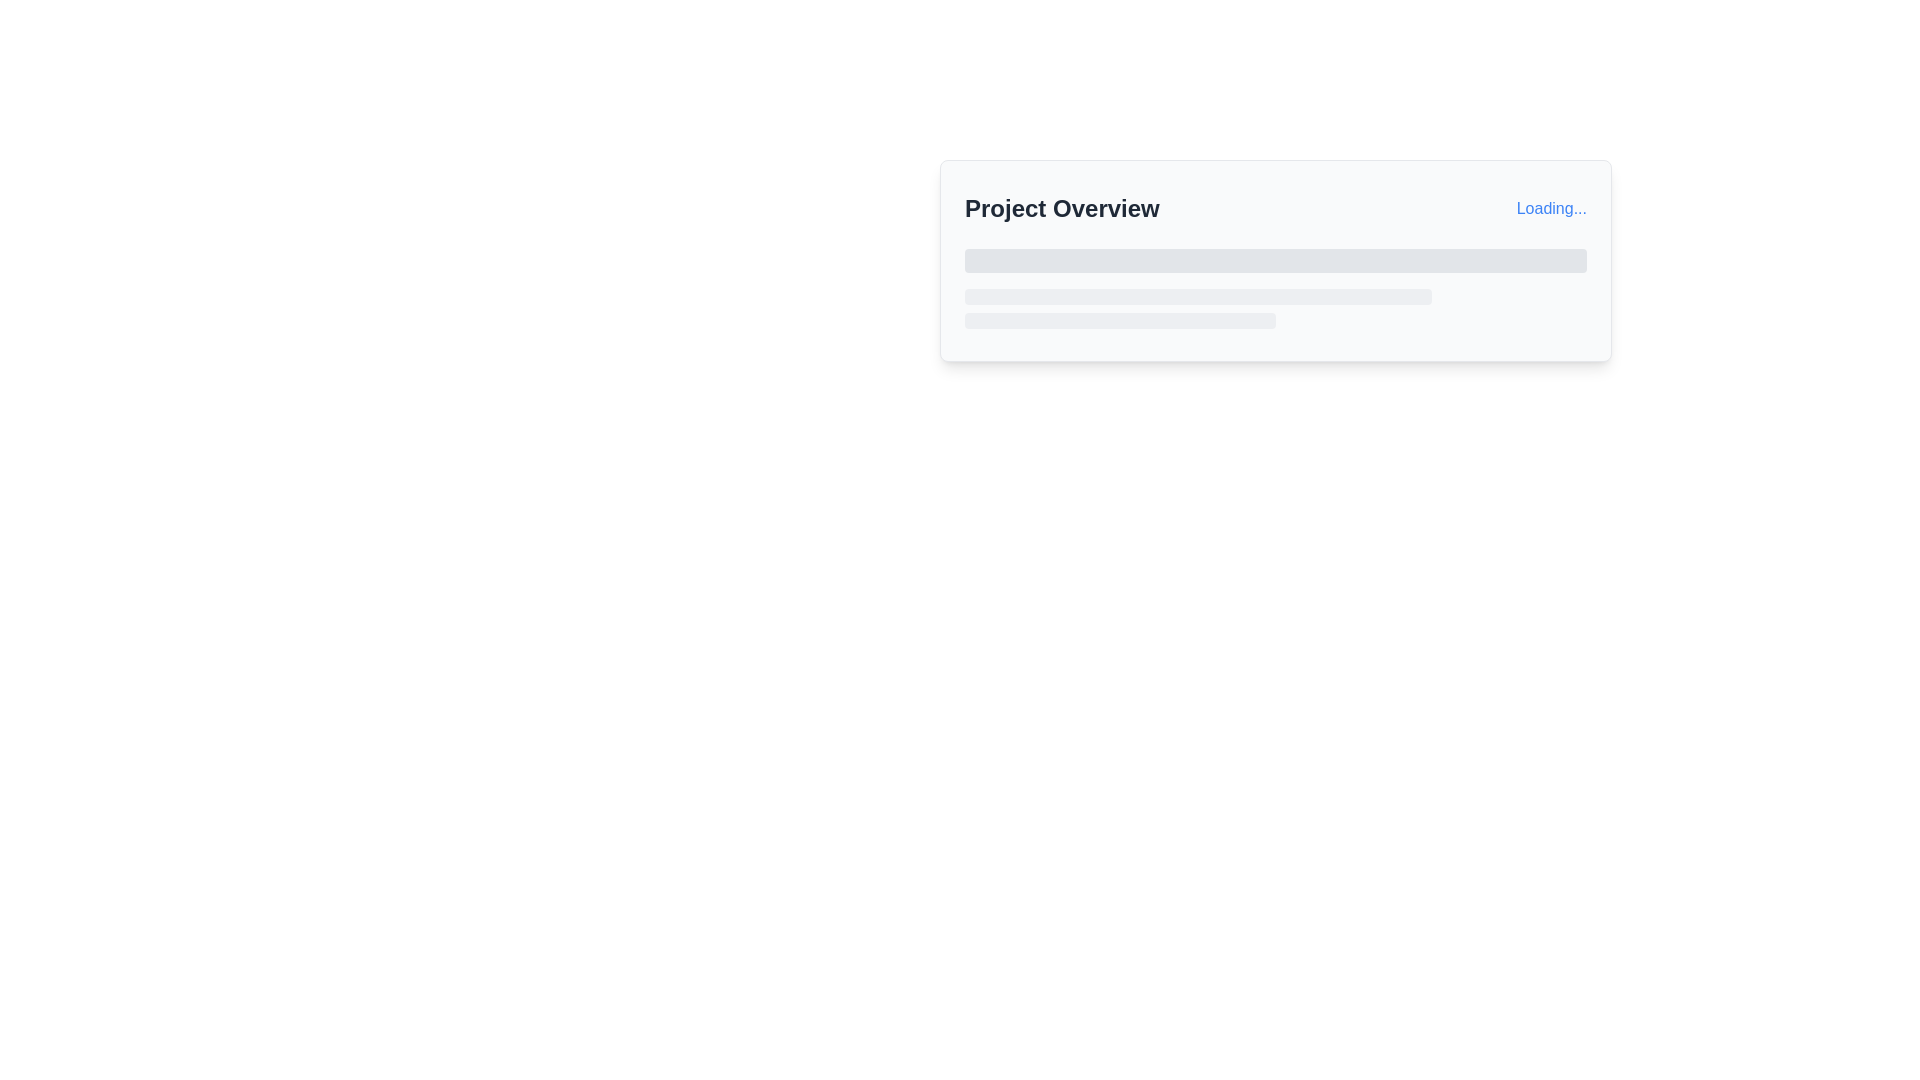  Describe the element at coordinates (1550, 208) in the screenshot. I see `the link displaying 'Loading...' in blue with an underline, located` at that location.